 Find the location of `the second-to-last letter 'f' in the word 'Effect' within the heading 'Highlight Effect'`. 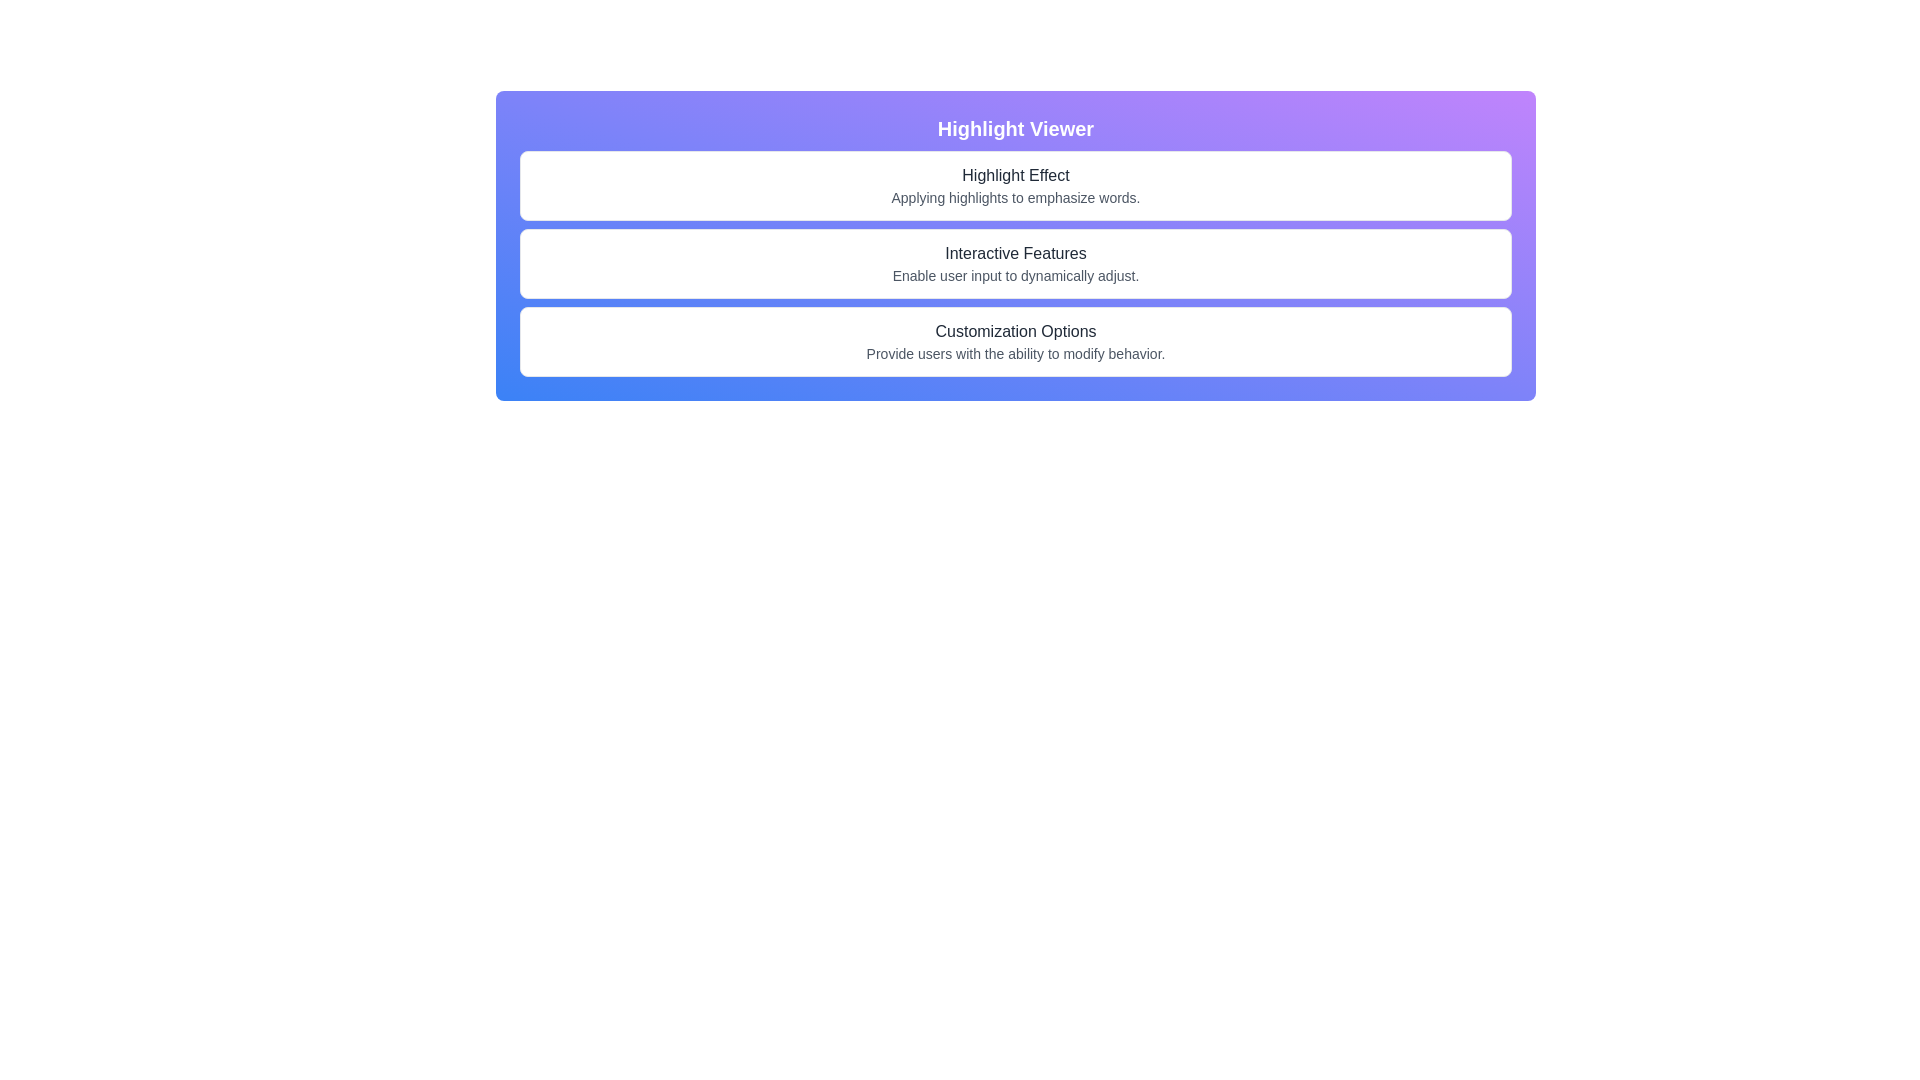

the second-to-last letter 'f' in the word 'Effect' within the heading 'Highlight Effect' is located at coordinates (1040, 174).